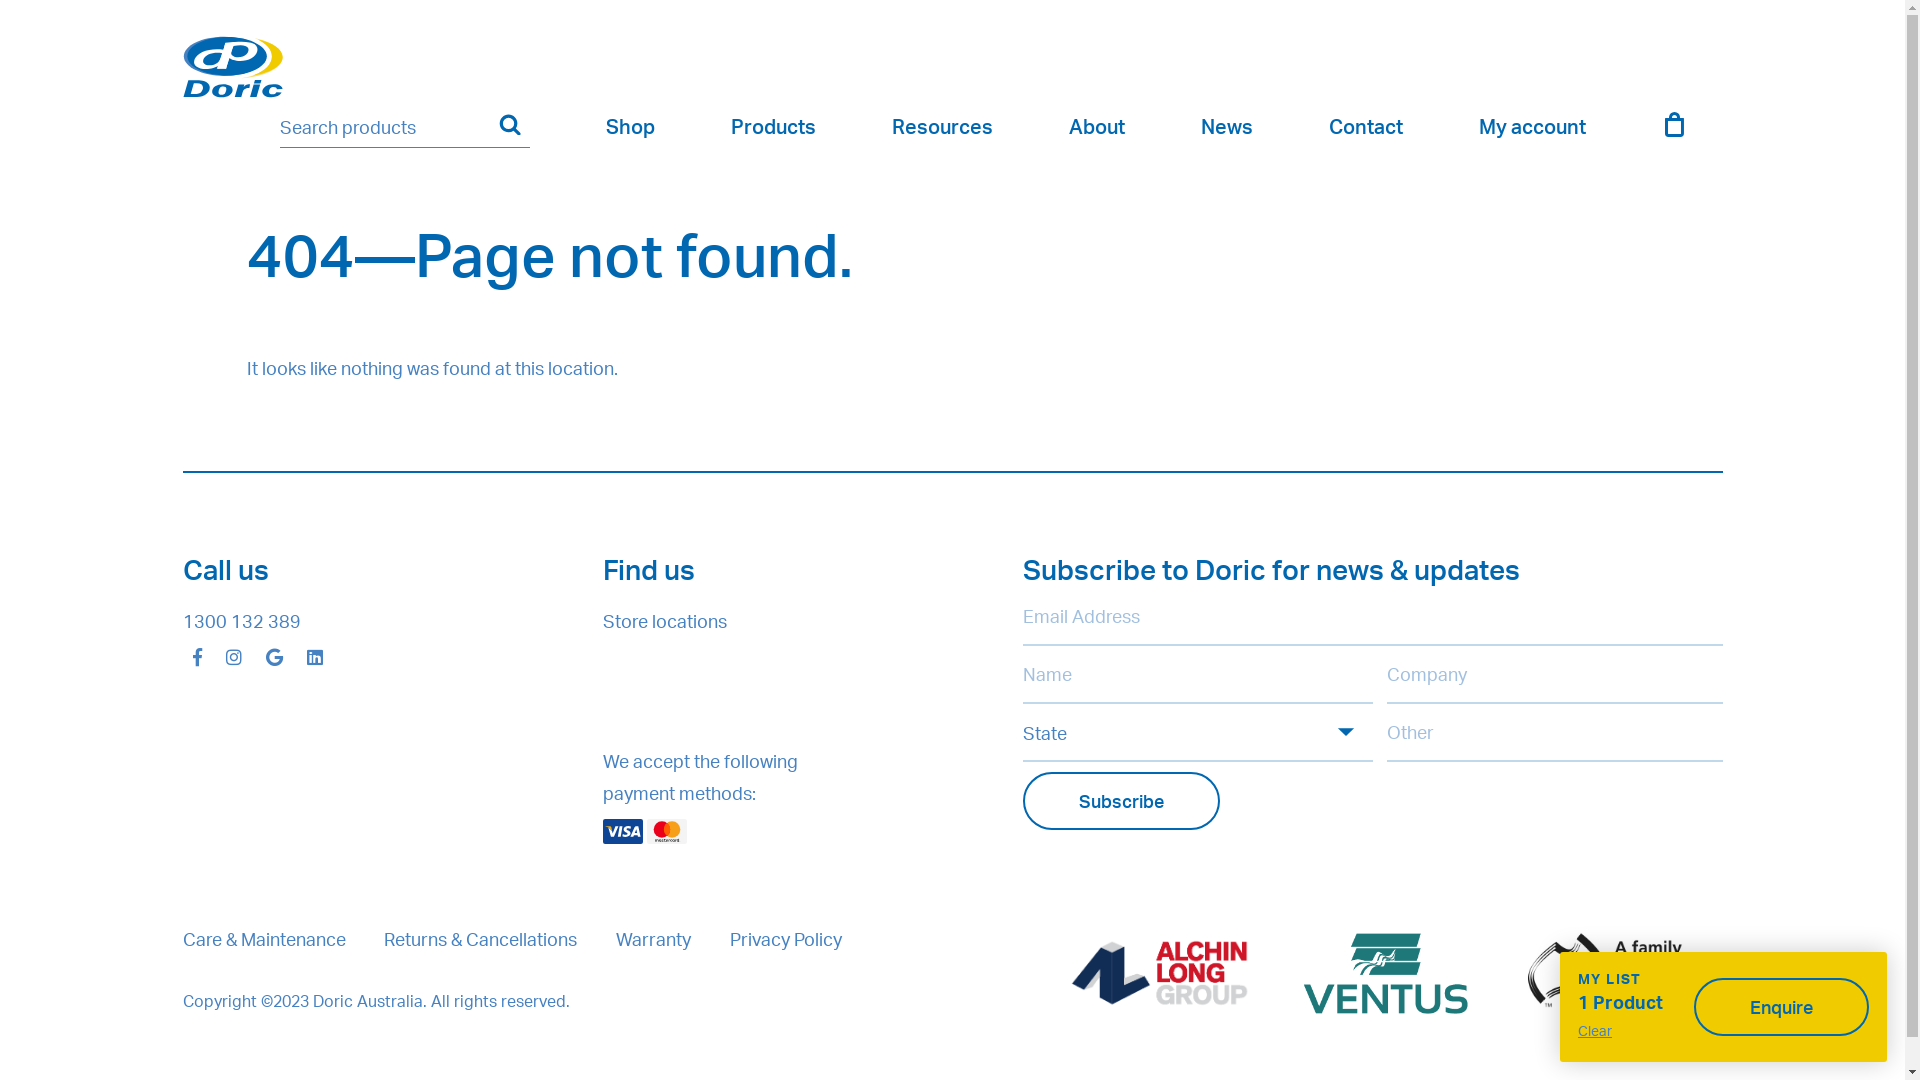  Describe the element at coordinates (1096, 127) in the screenshot. I see `'About'` at that location.